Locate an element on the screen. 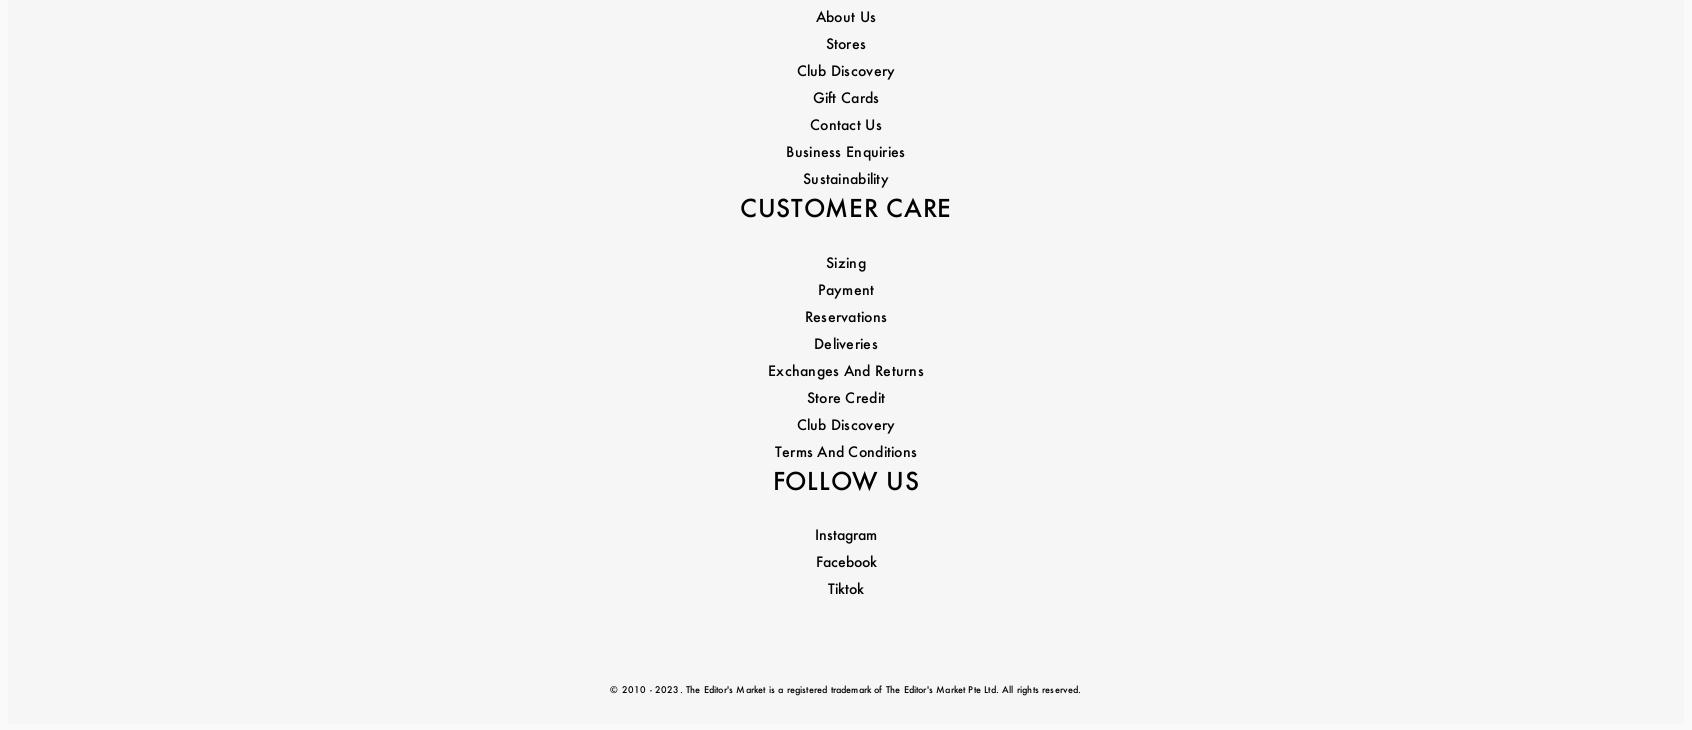  'Terms And Conditions' is located at coordinates (845, 291).